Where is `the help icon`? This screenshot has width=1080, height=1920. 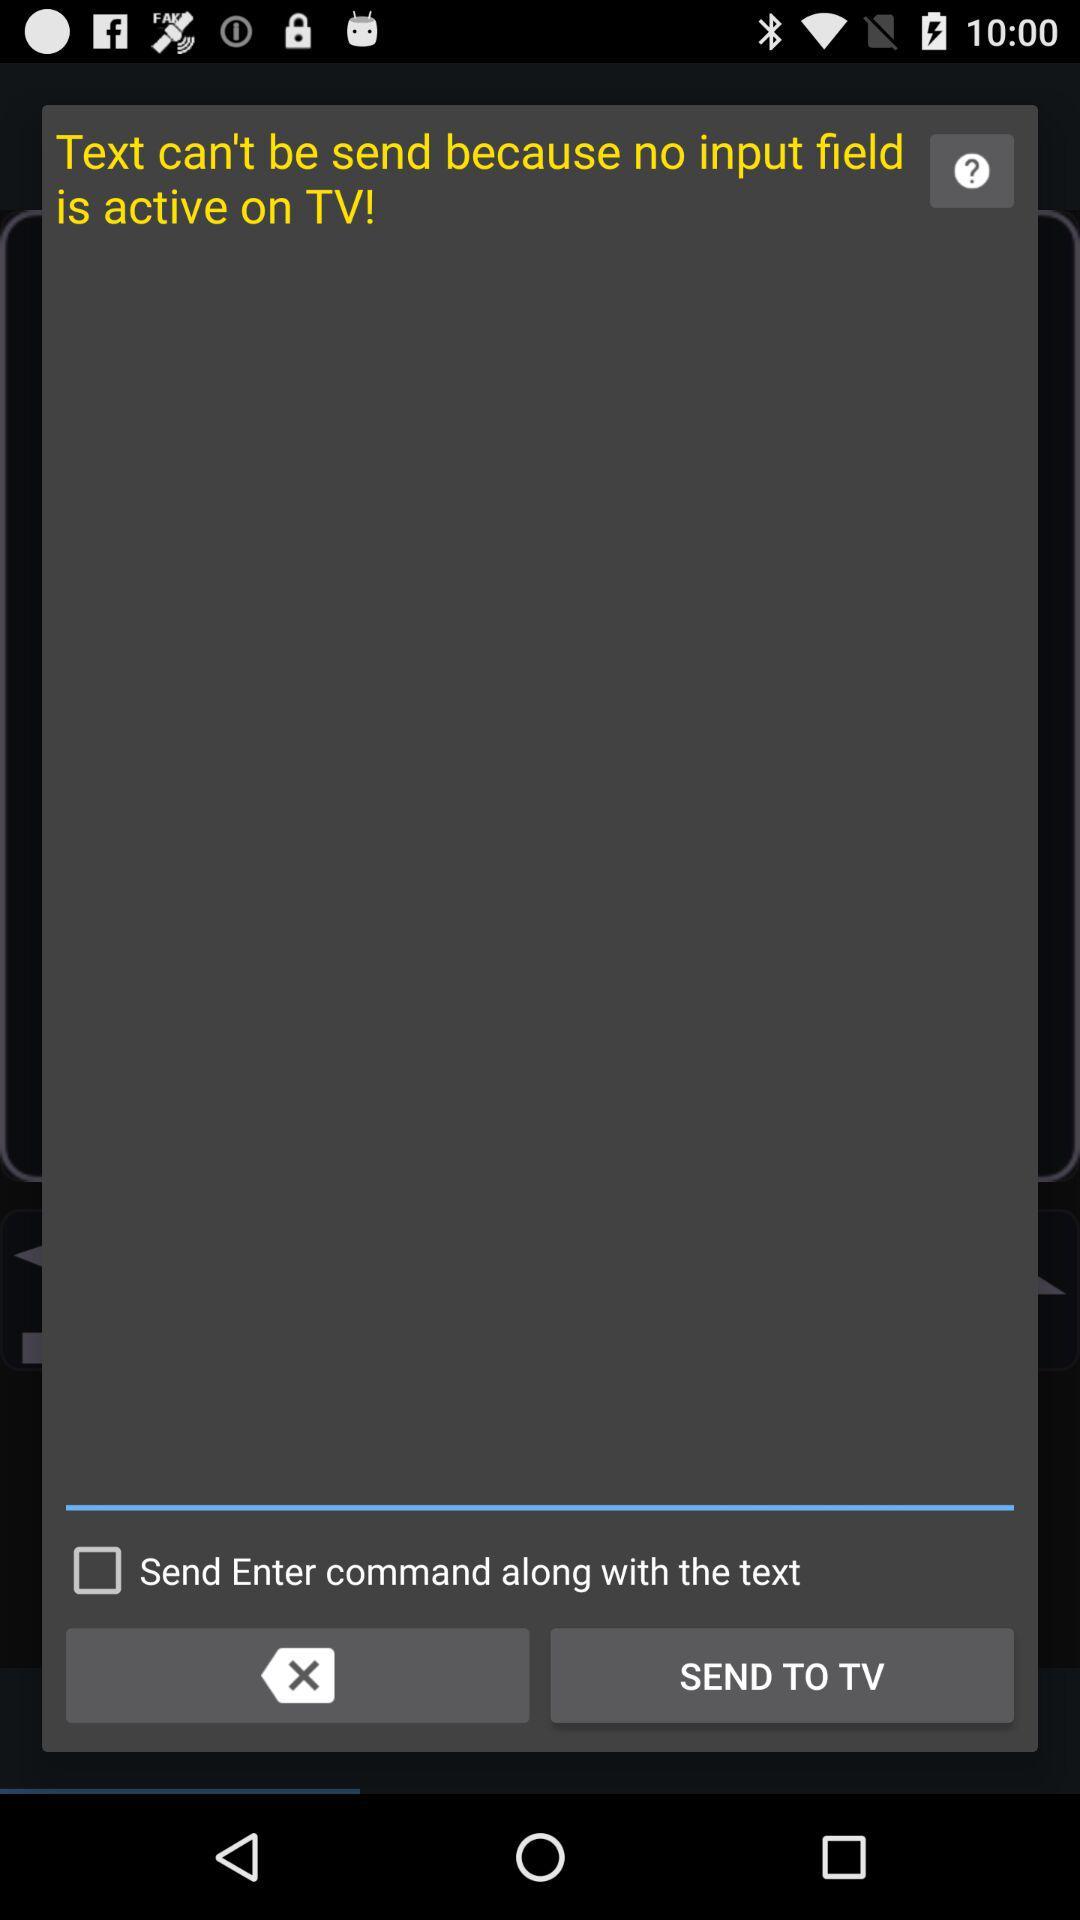 the help icon is located at coordinates (971, 182).